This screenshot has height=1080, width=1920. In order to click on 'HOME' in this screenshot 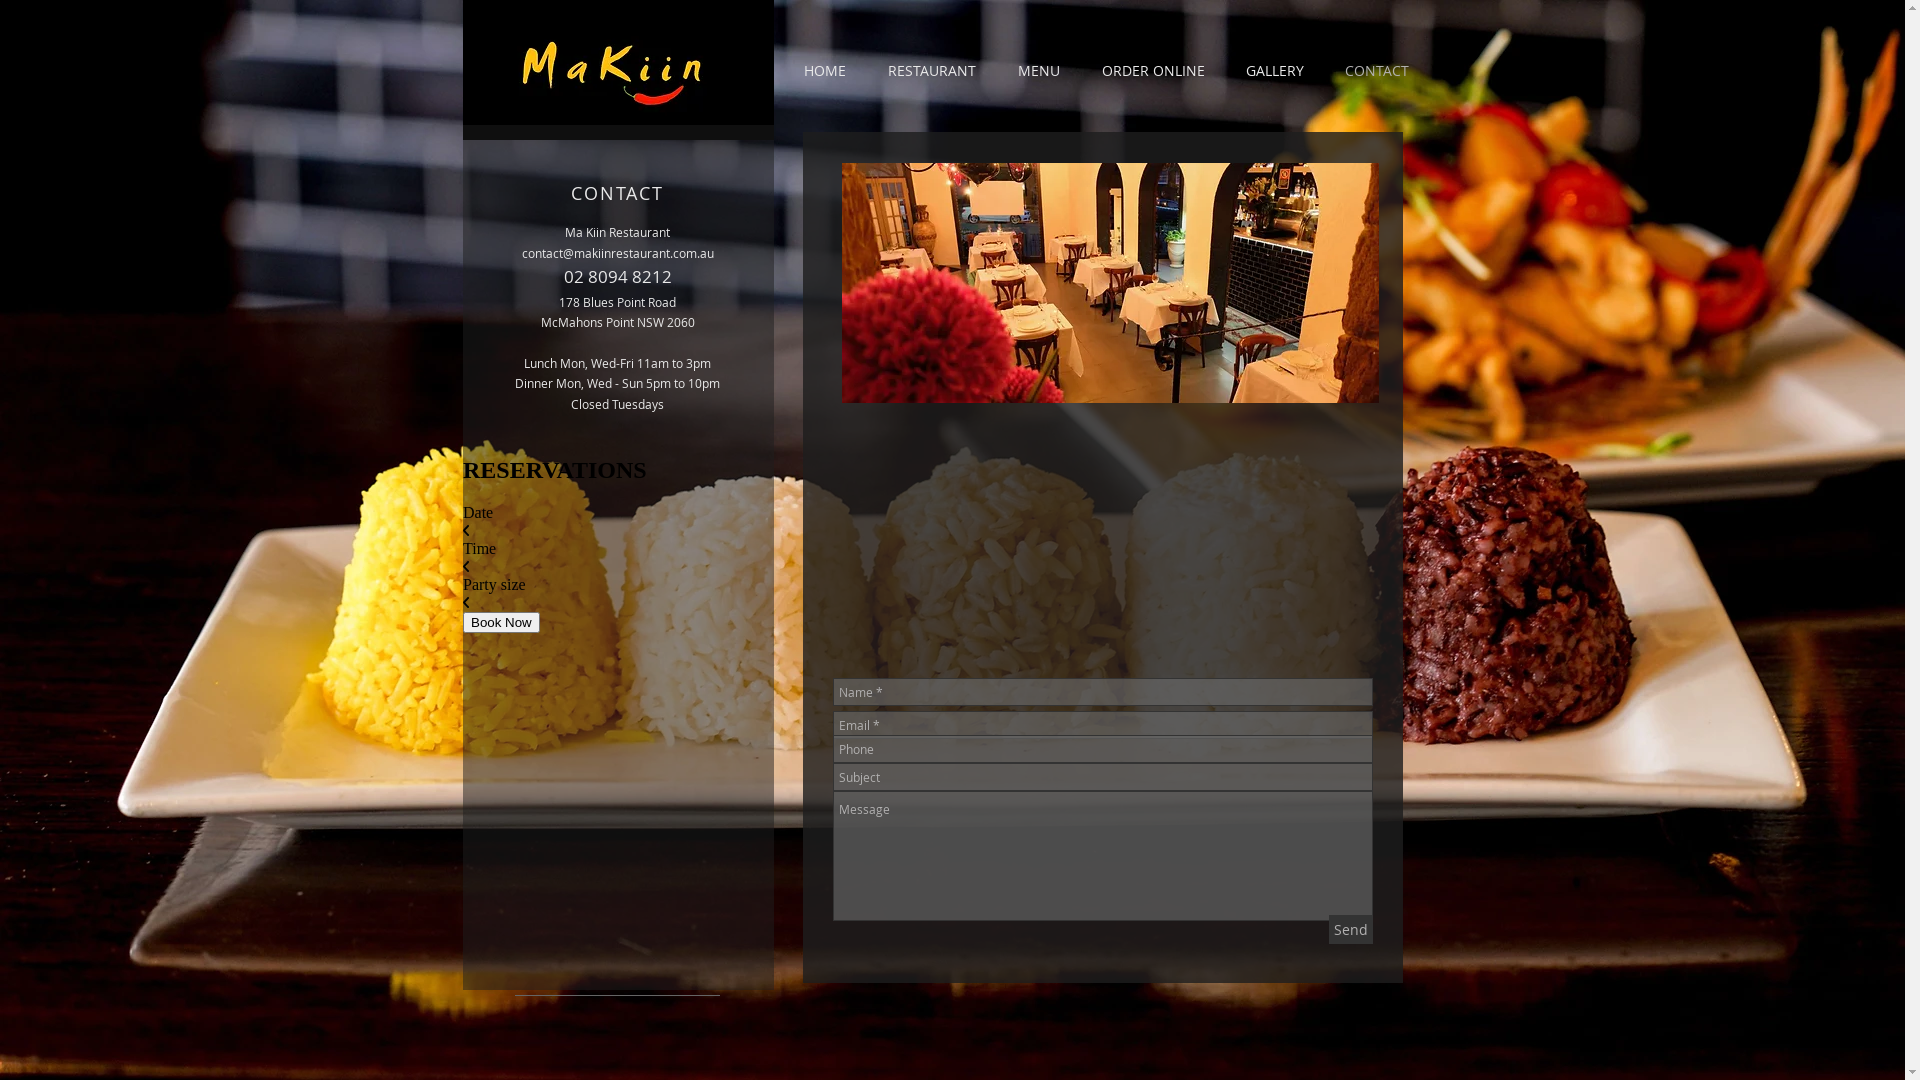, I will do `click(824, 69)`.